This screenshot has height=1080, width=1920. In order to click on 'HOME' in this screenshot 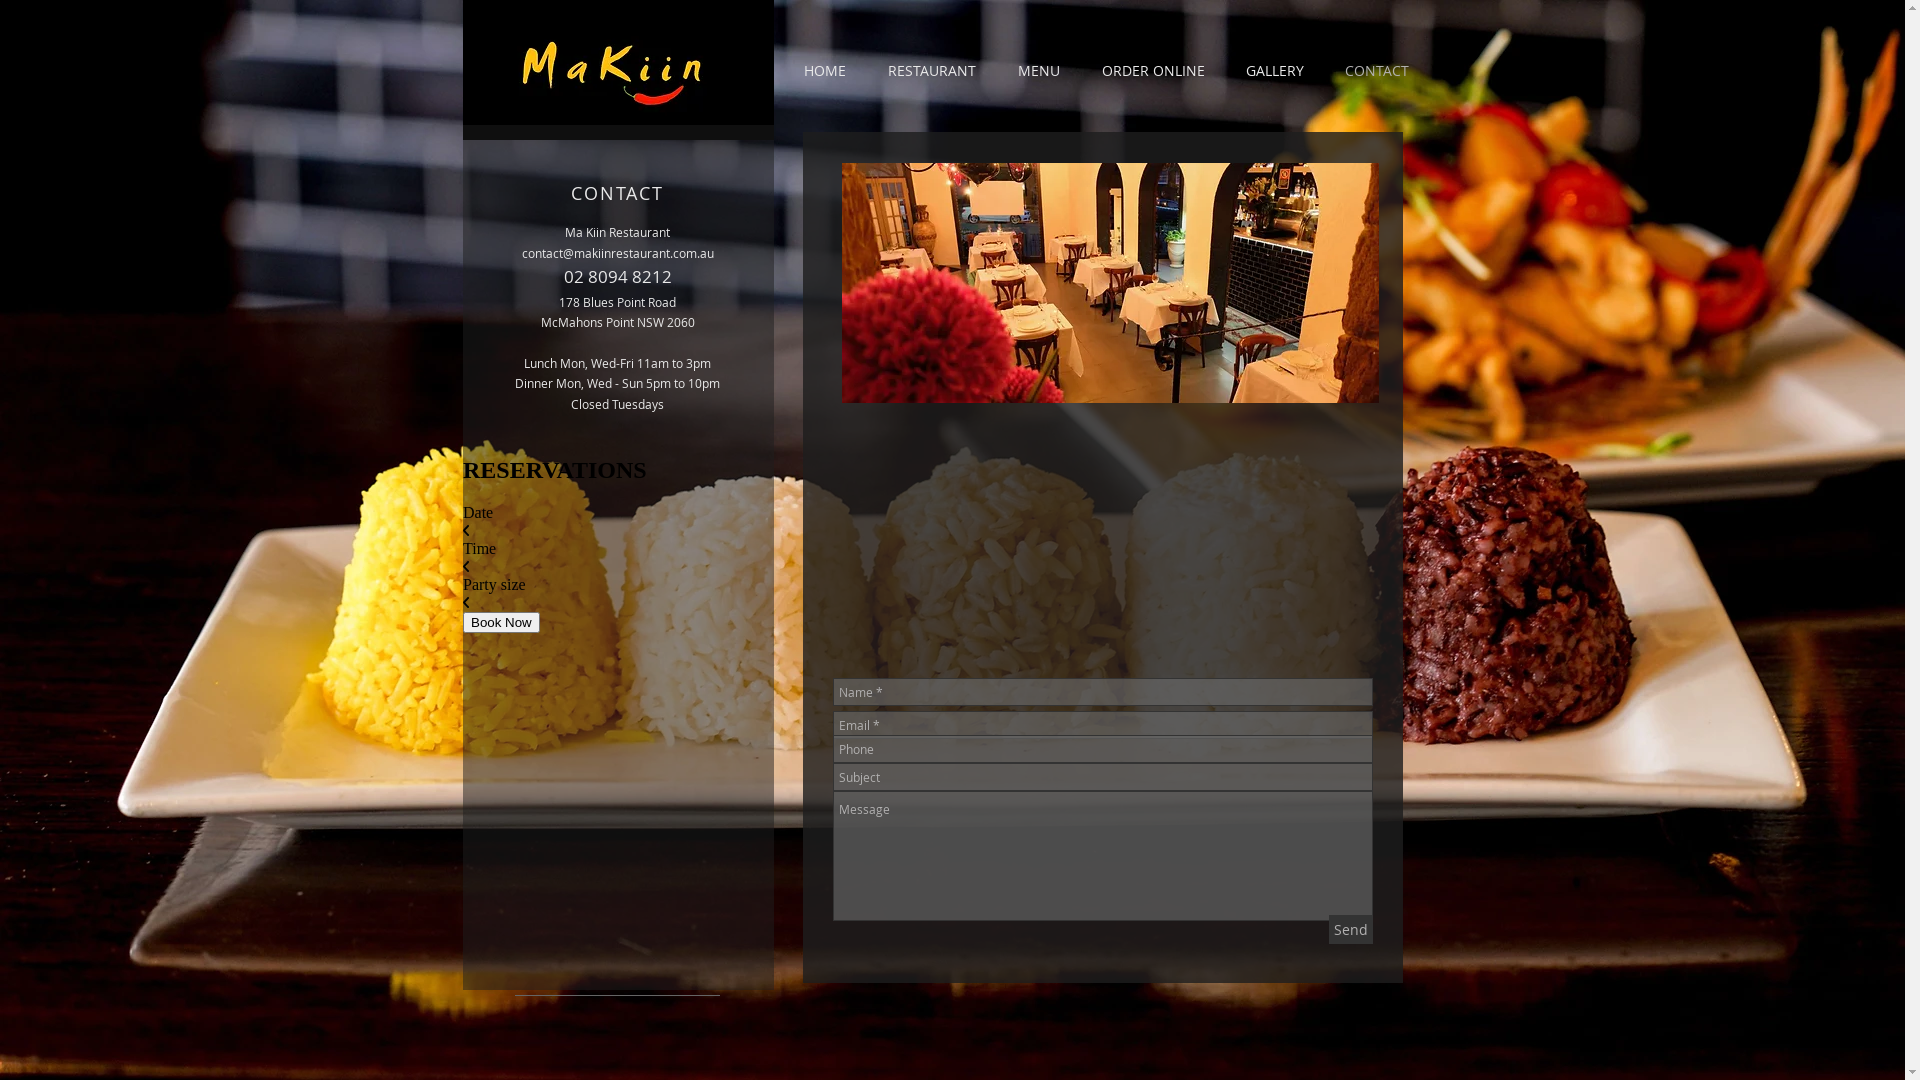, I will do `click(824, 69)`.